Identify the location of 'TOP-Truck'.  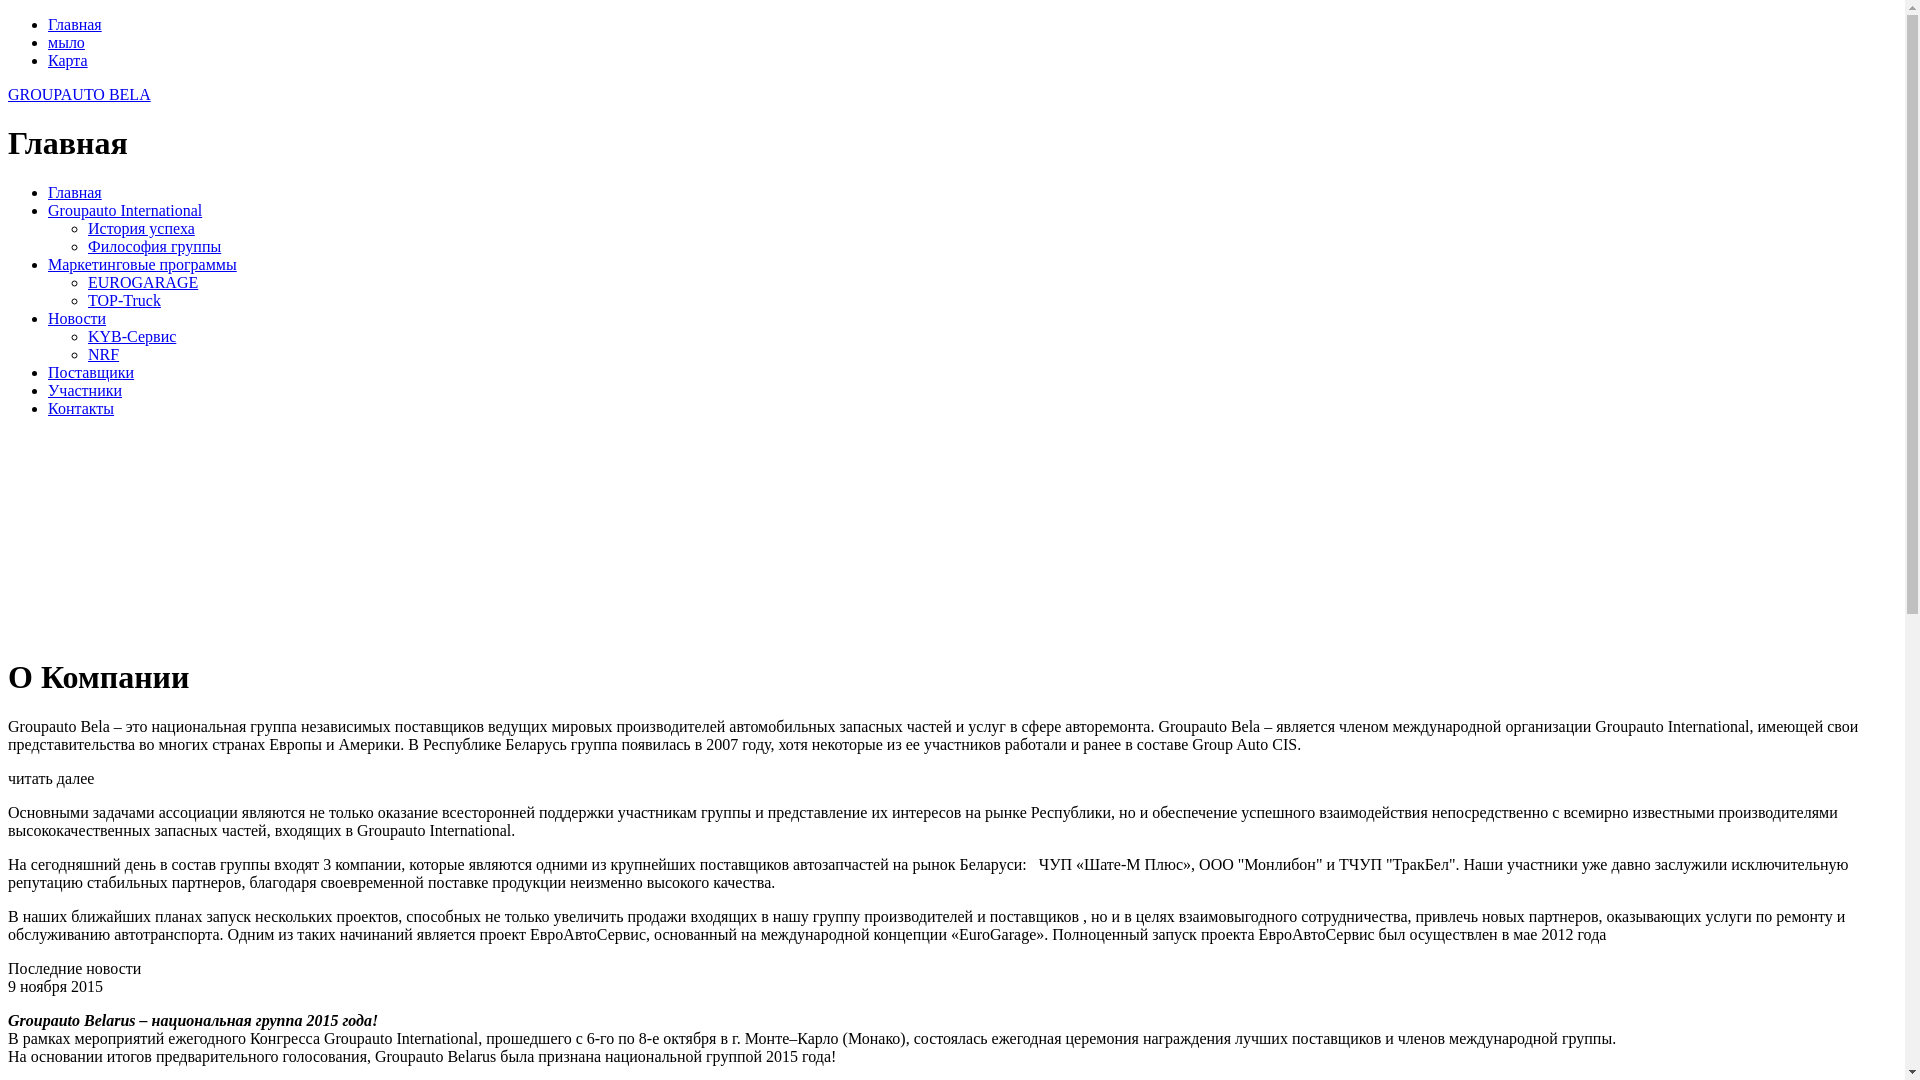
(123, 300).